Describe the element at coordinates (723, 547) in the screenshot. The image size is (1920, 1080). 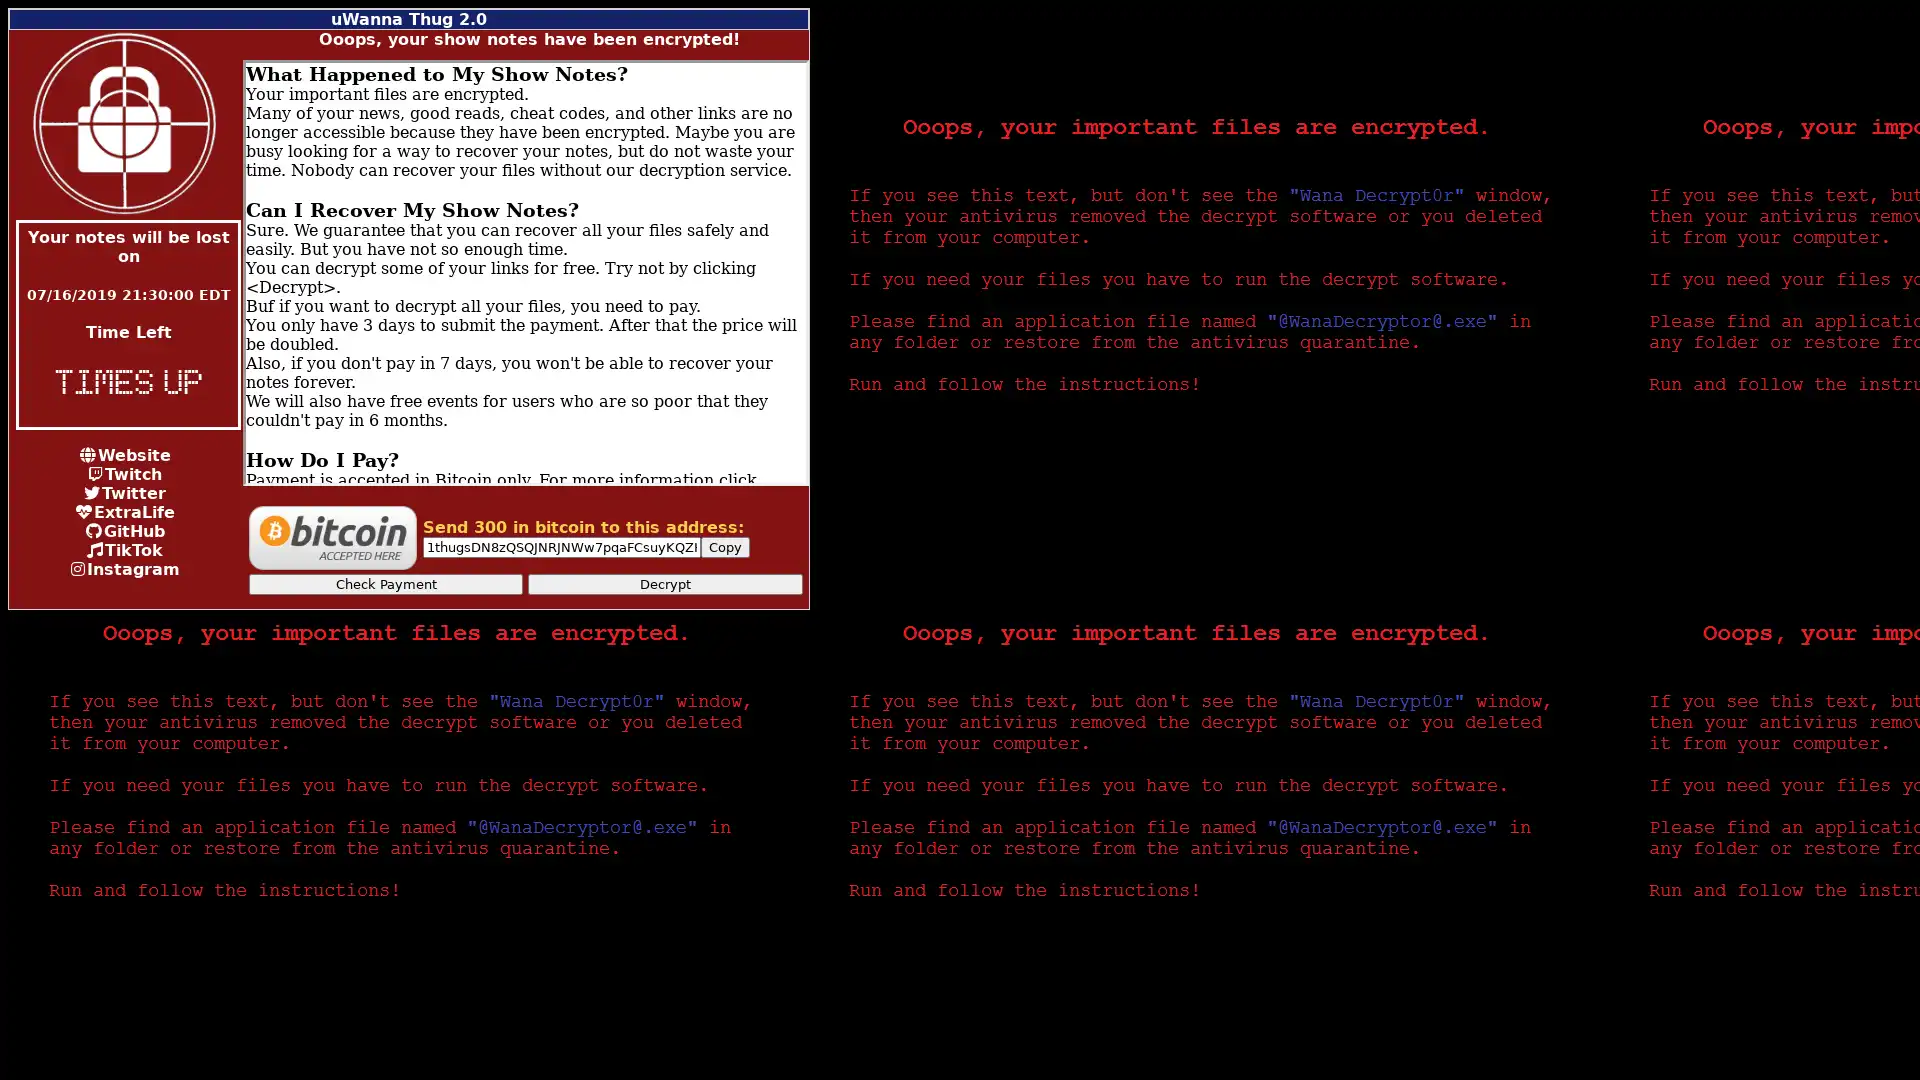
I see `Copy` at that location.